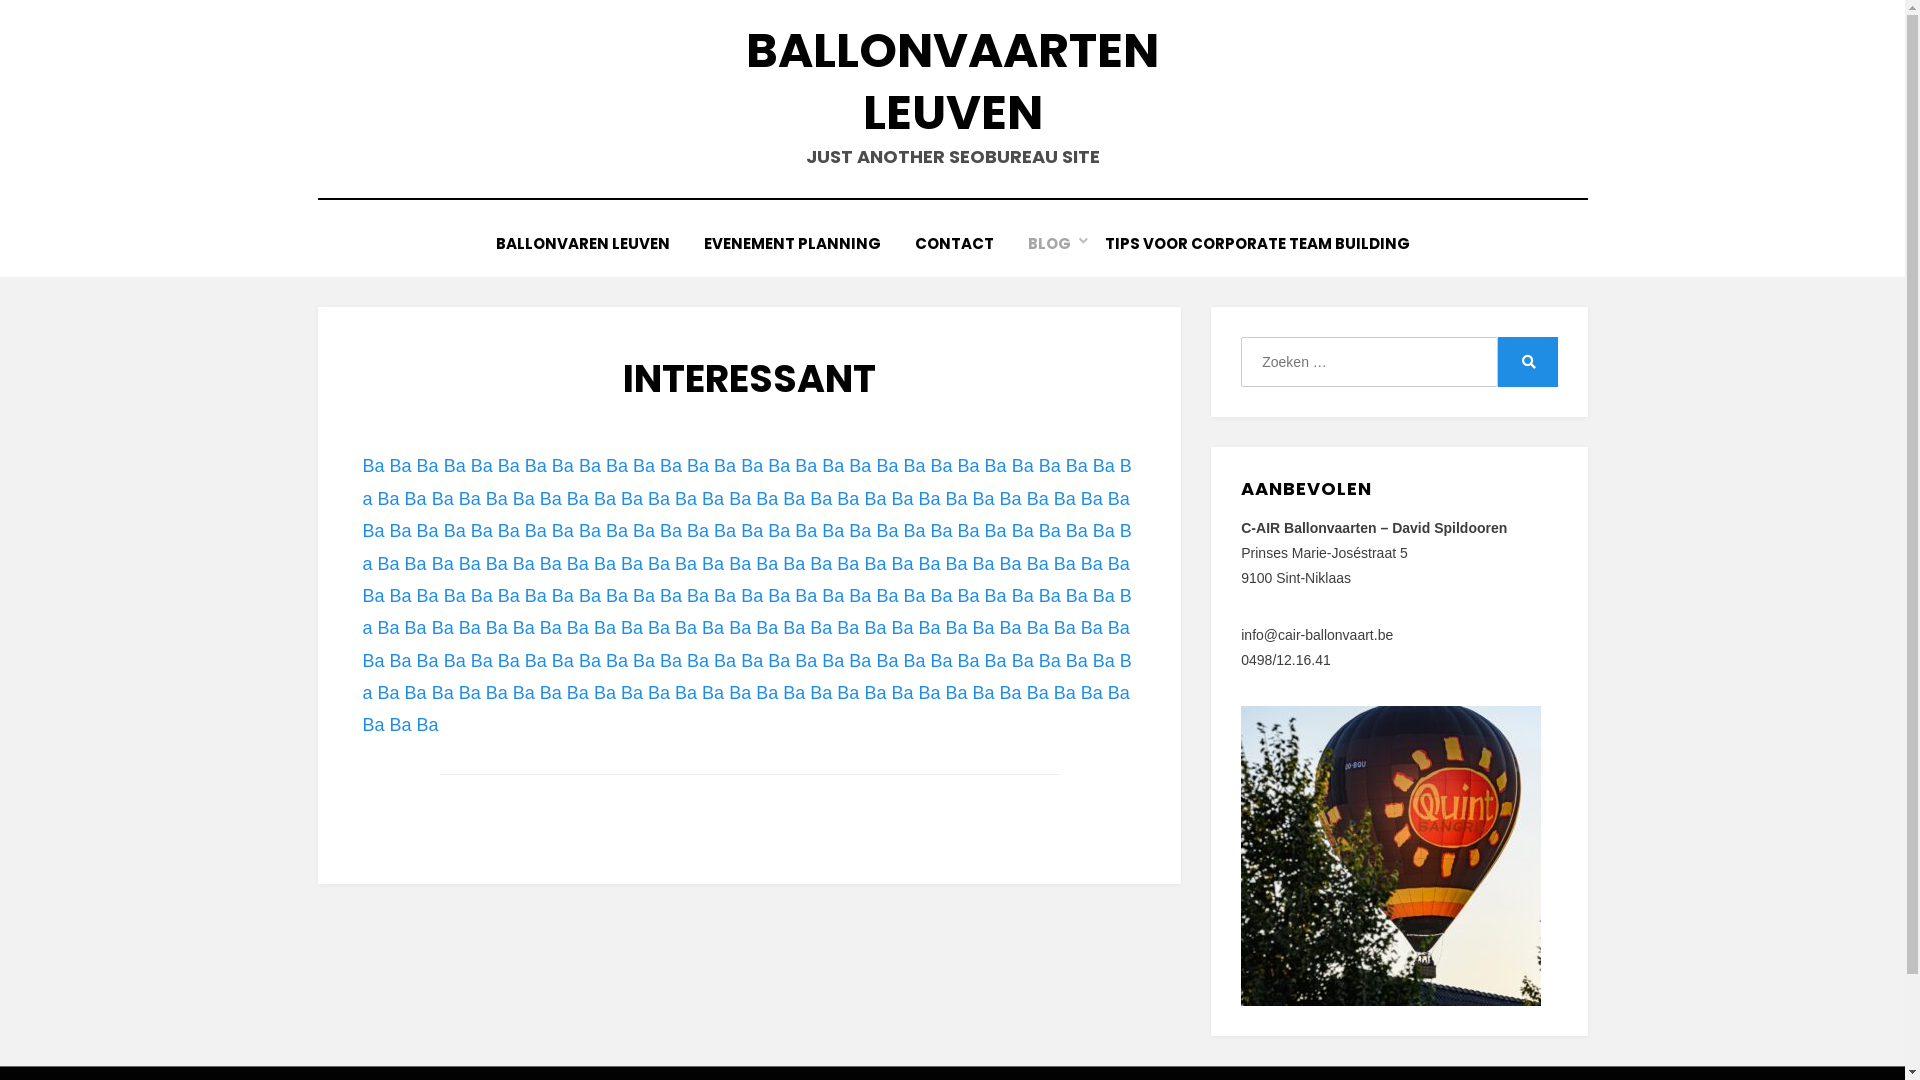 Image resolution: width=1920 pixels, height=1080 pixels. I want to click on 'Ba', so click(723, 530).